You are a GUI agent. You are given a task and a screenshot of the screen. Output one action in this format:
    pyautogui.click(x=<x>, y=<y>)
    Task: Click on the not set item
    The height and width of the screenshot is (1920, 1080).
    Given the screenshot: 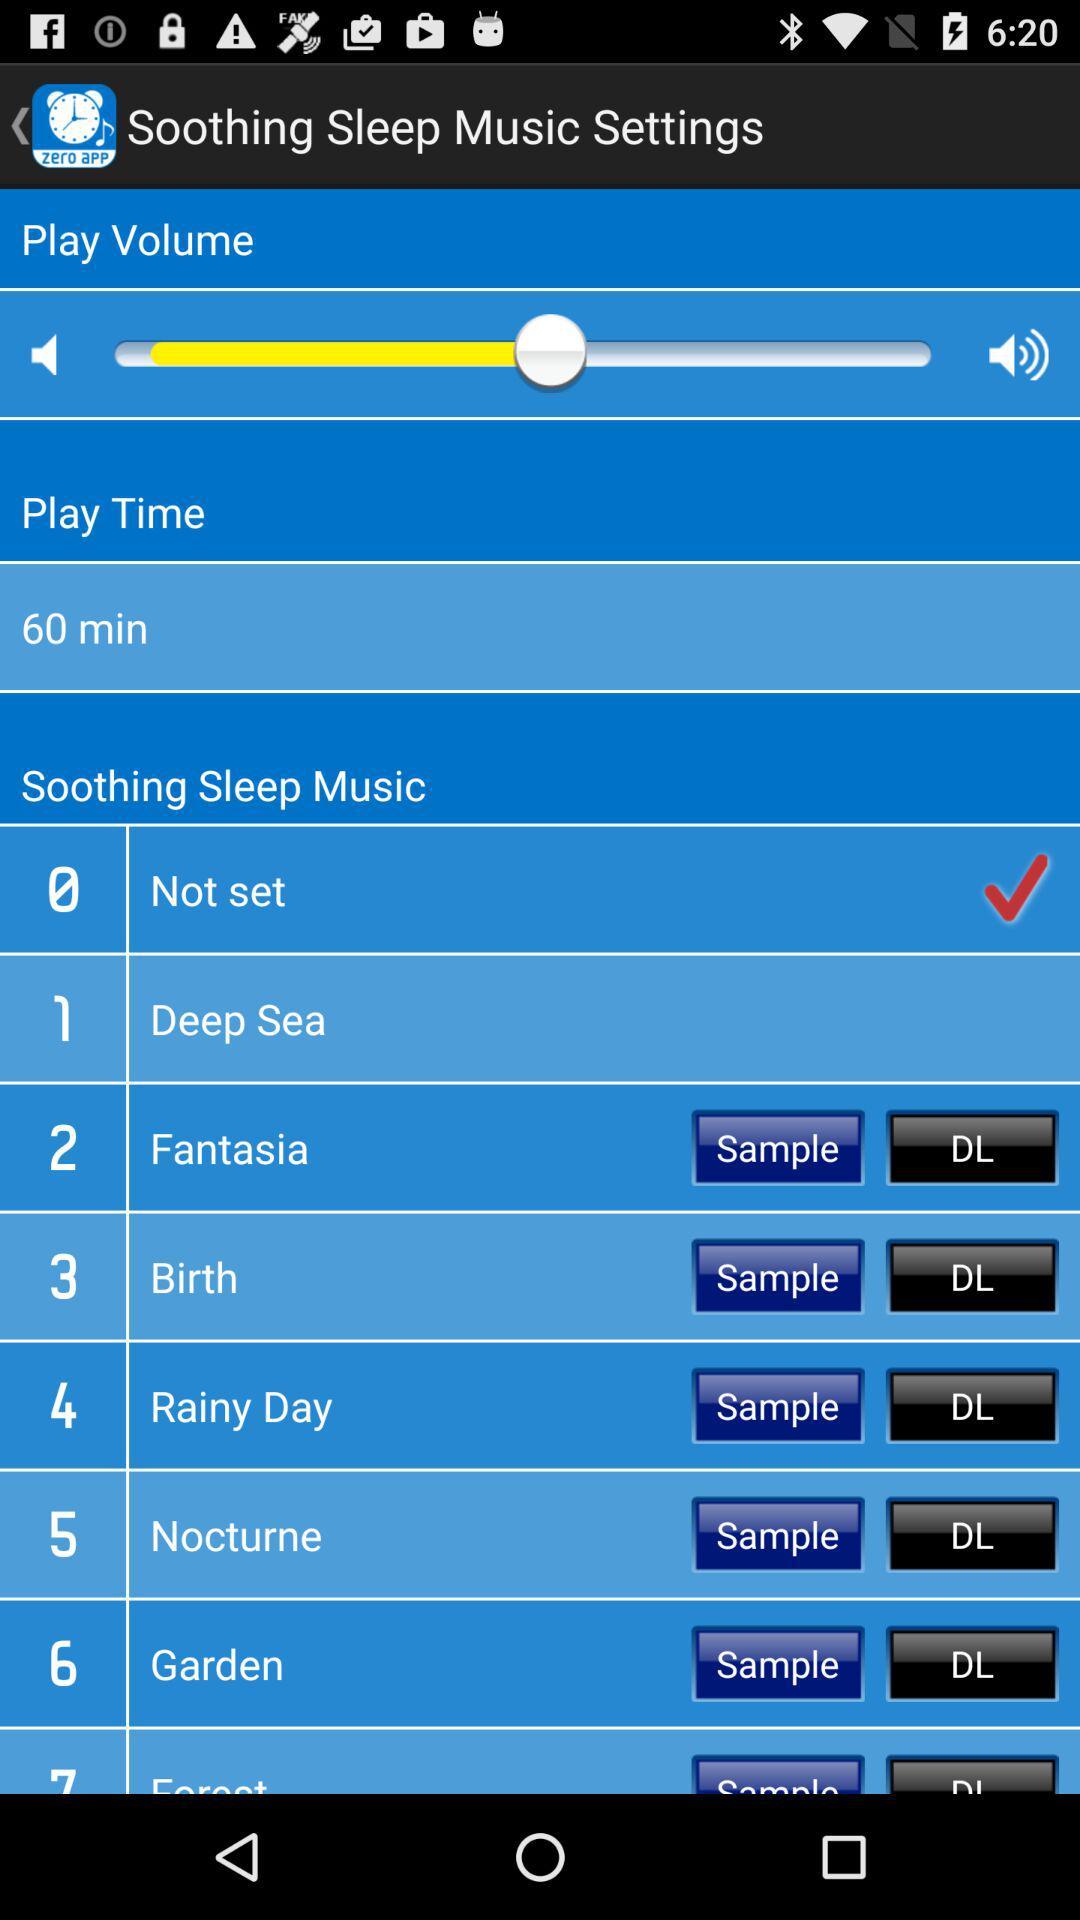 What is the action you would take?
    pyautogui.click(x=603, y=888)
    